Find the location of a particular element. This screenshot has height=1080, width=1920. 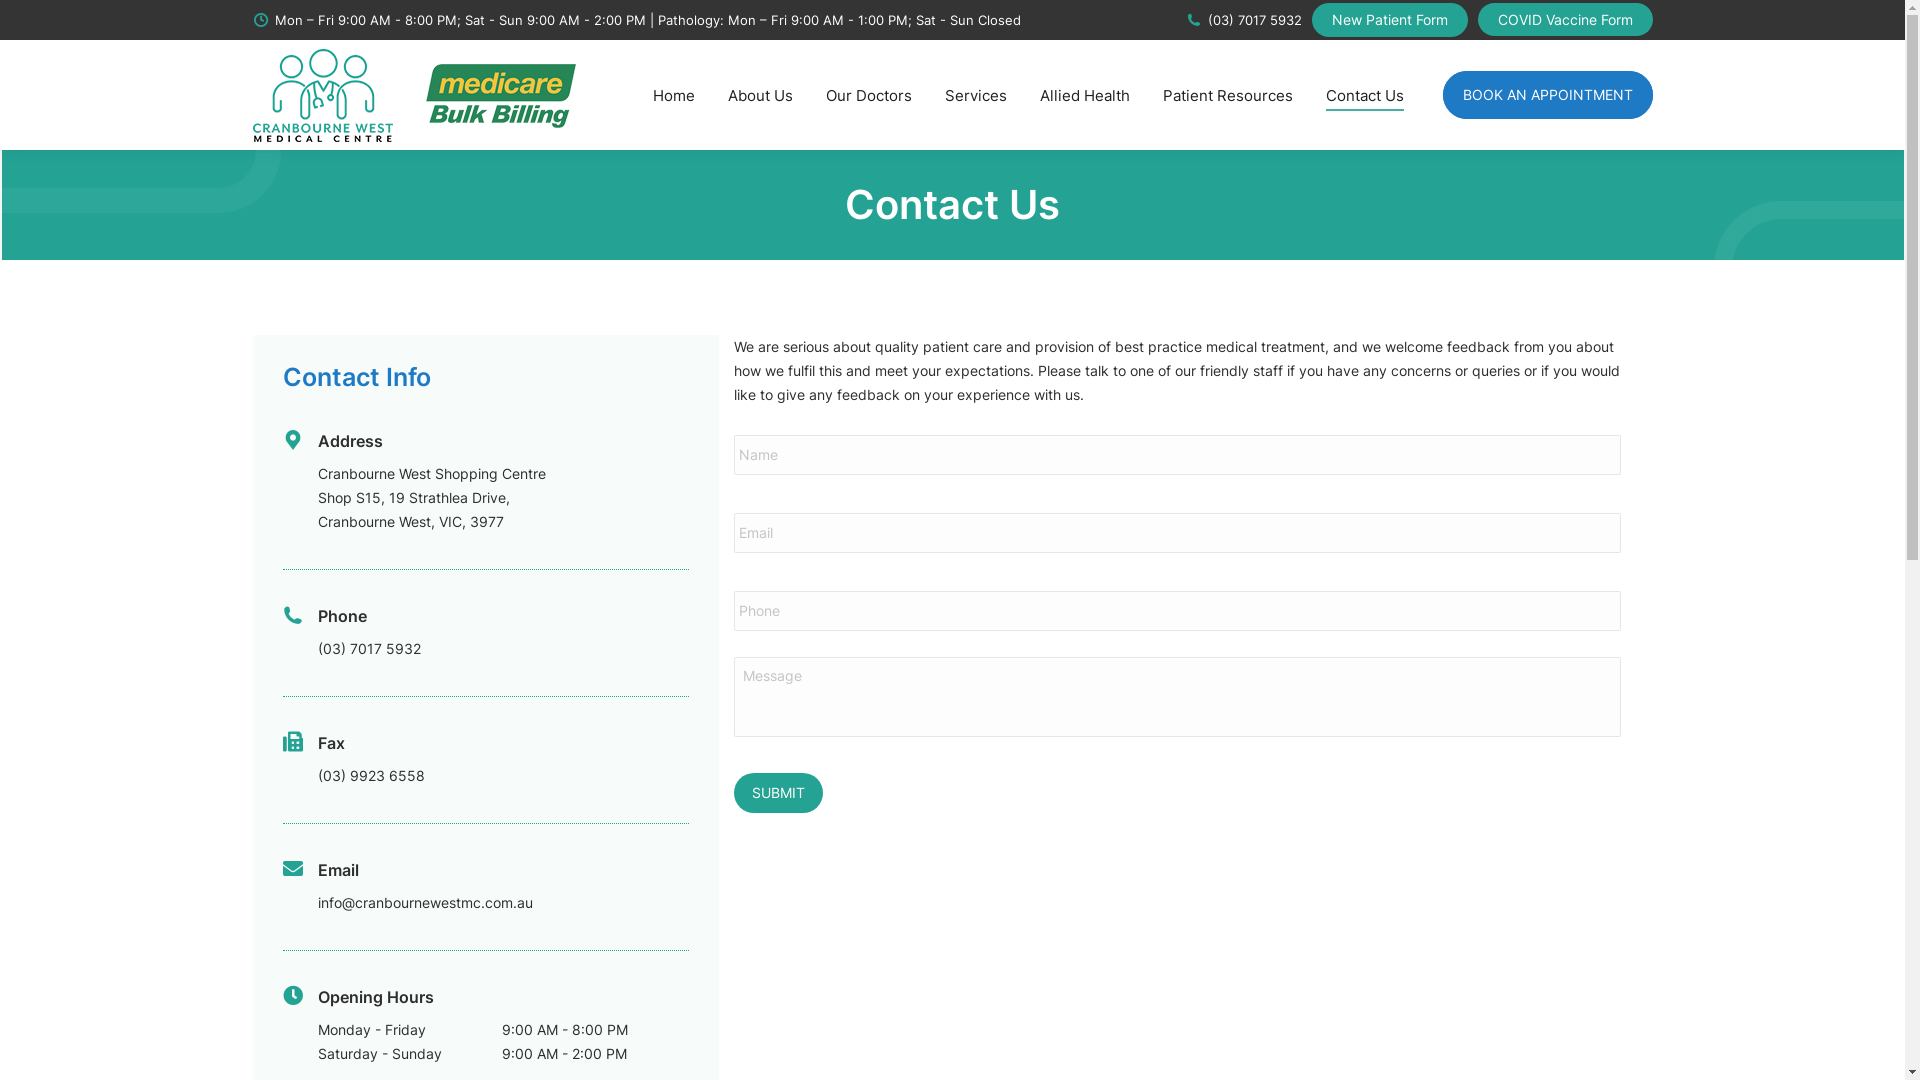

'Patient Resources' is located at coordinates (1157, 95).